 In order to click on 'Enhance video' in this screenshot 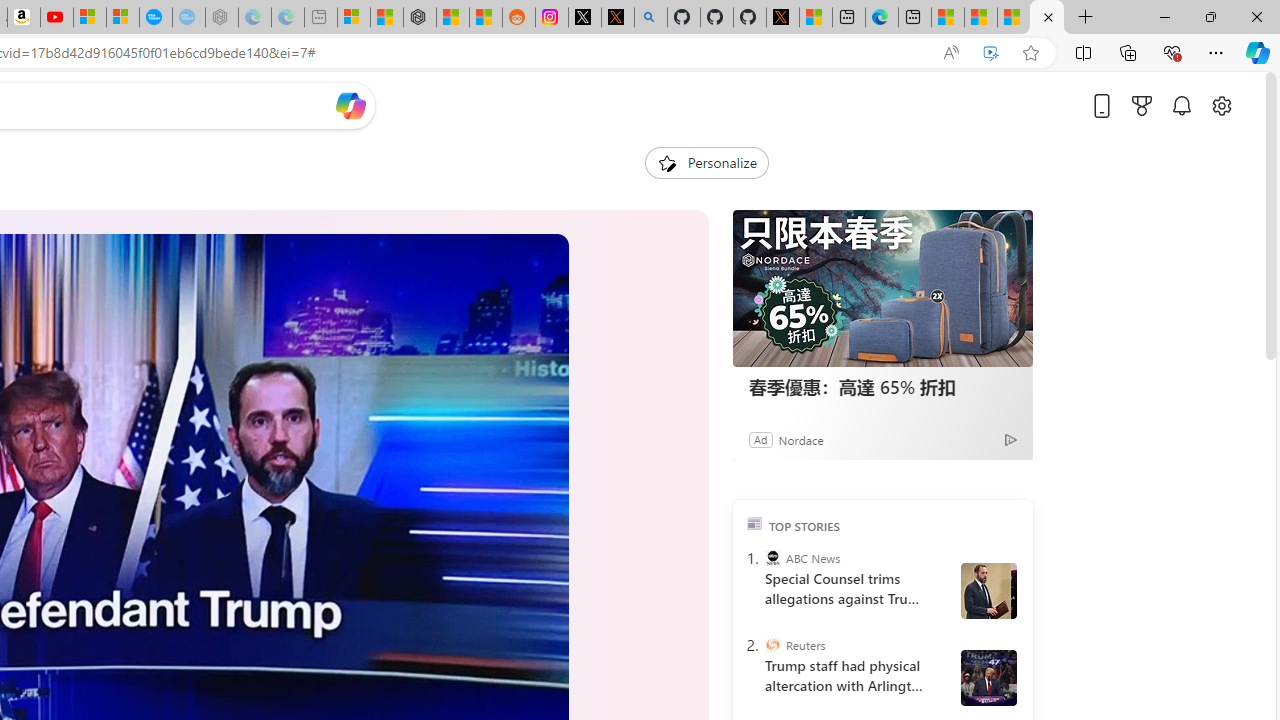, I will do `click(991, 52)`.